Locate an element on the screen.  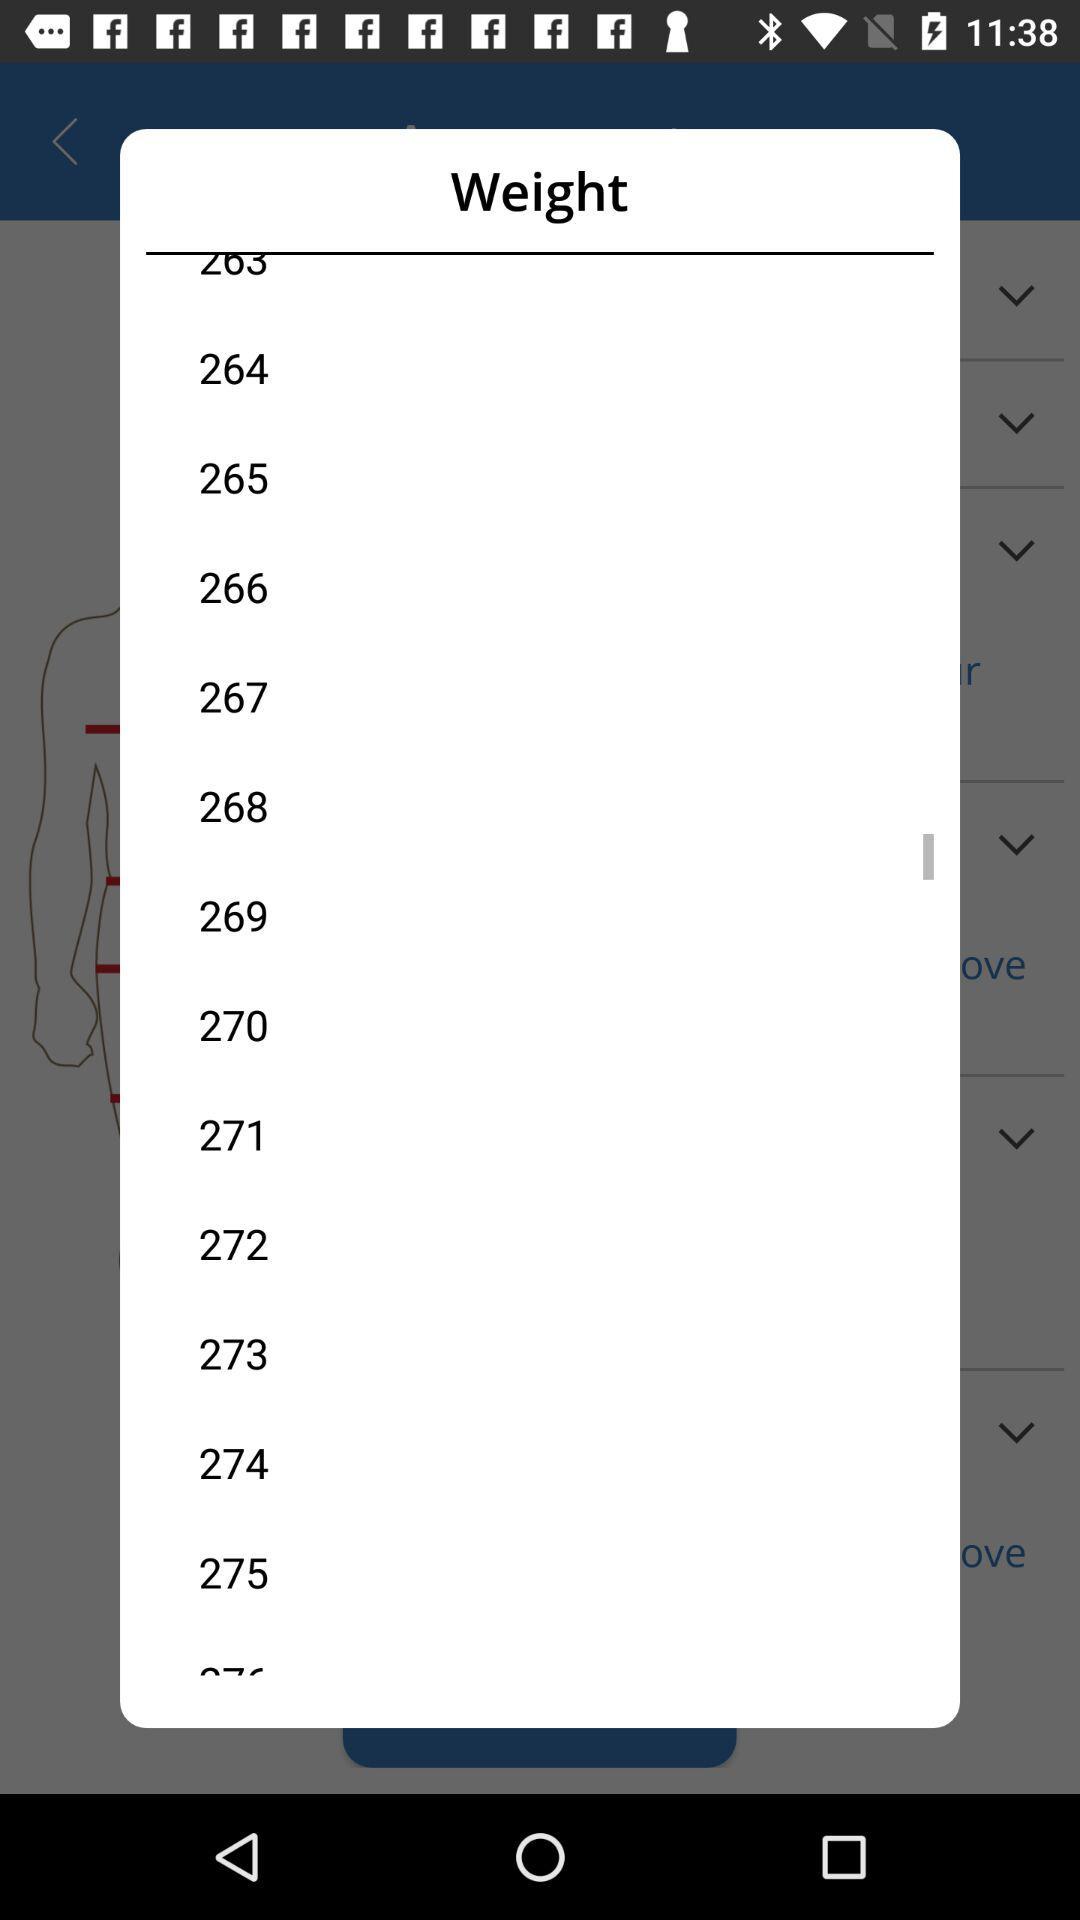
icon above the 273 item is located at coordinates (369, 1242).